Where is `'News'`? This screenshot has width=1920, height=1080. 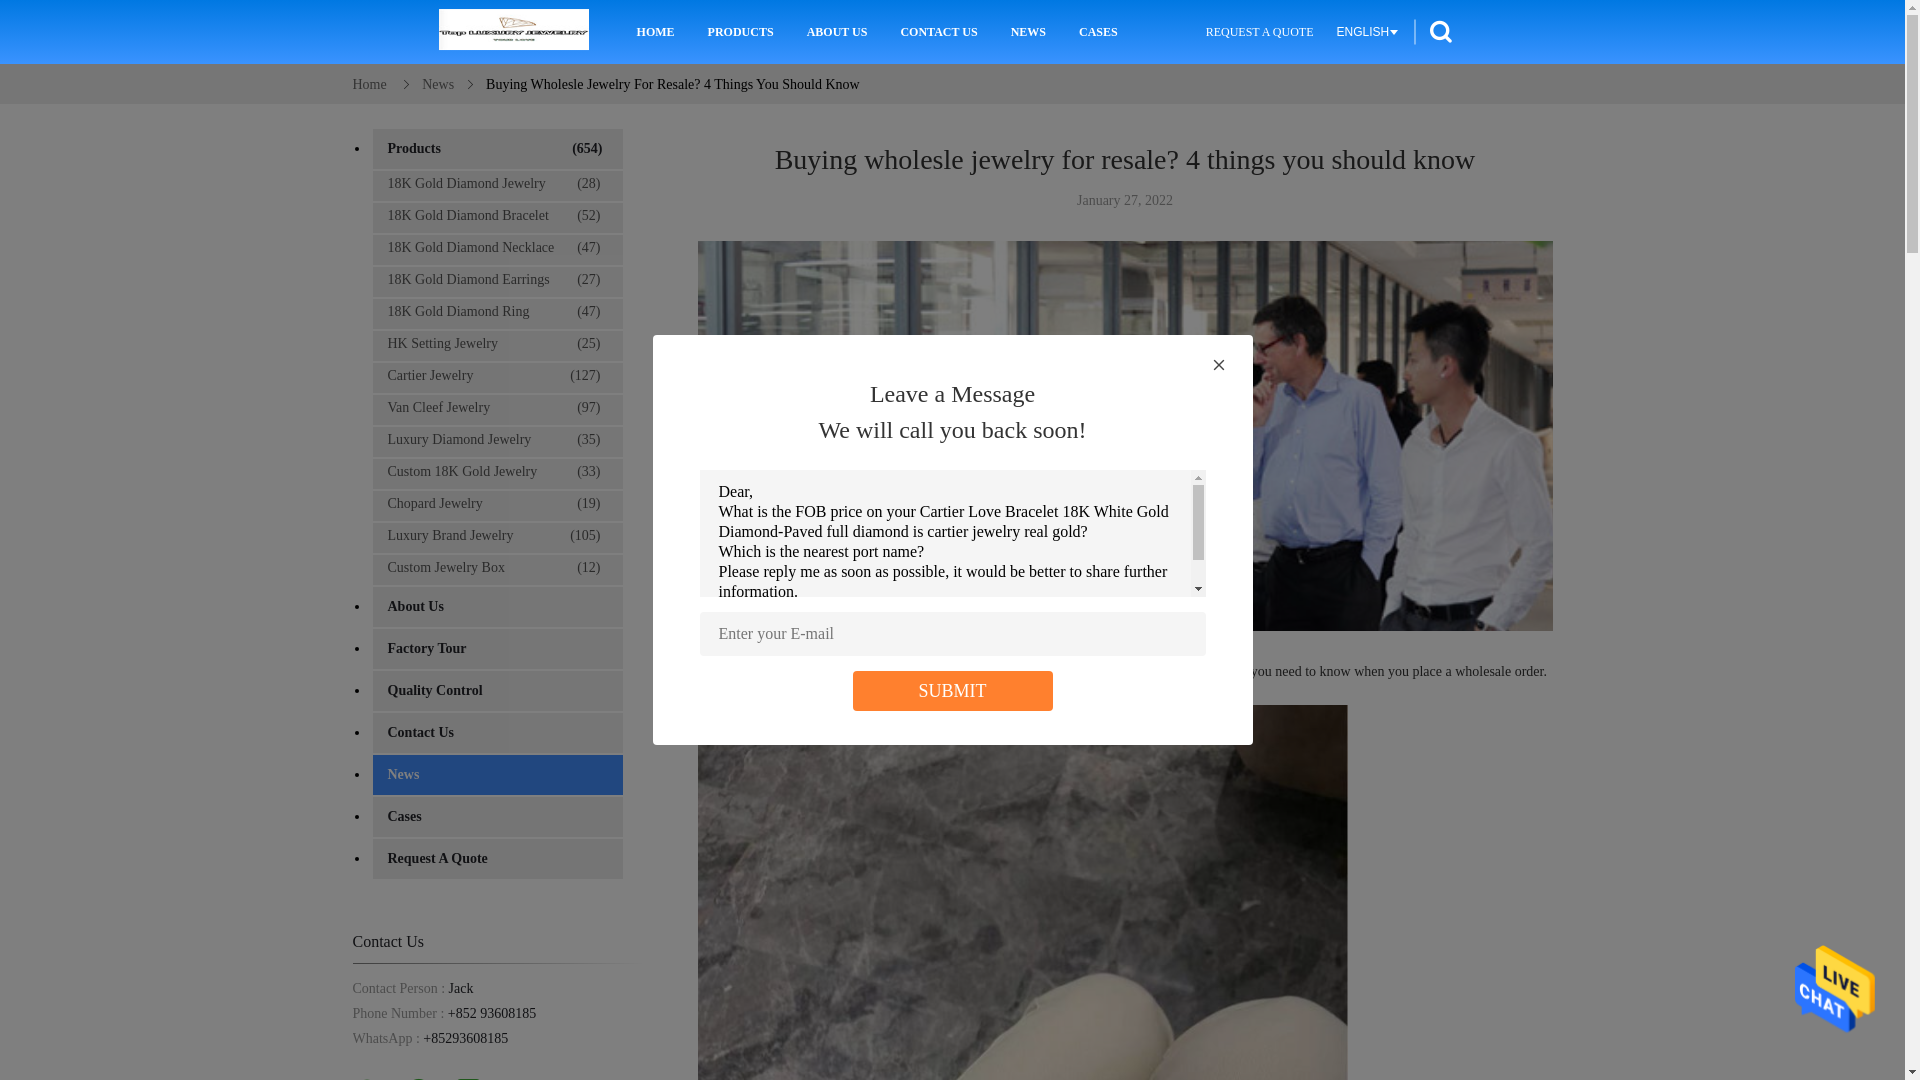
'News' is located at coordinates (497, 774).